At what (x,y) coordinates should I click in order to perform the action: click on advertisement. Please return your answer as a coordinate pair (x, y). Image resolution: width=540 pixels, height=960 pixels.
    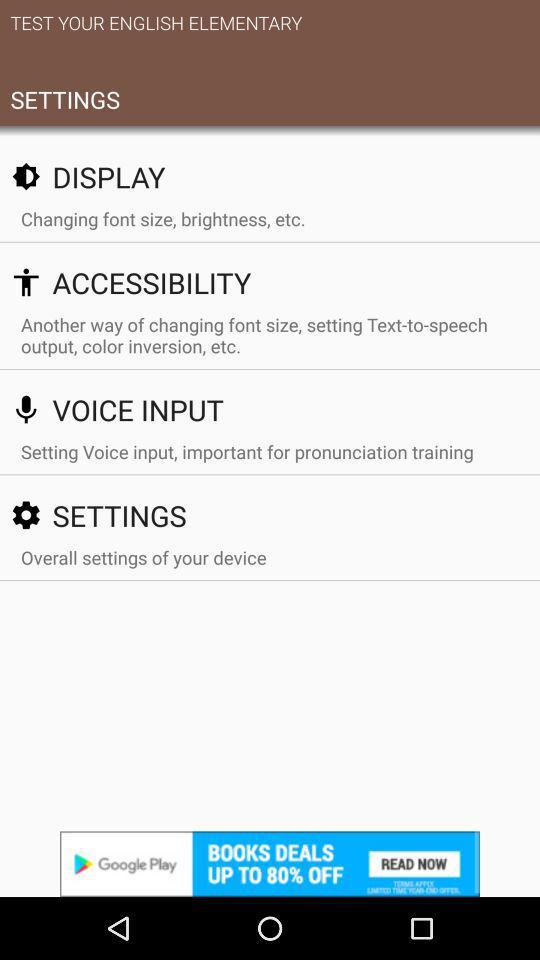
    Looking at the image, I should click on (270, 863).